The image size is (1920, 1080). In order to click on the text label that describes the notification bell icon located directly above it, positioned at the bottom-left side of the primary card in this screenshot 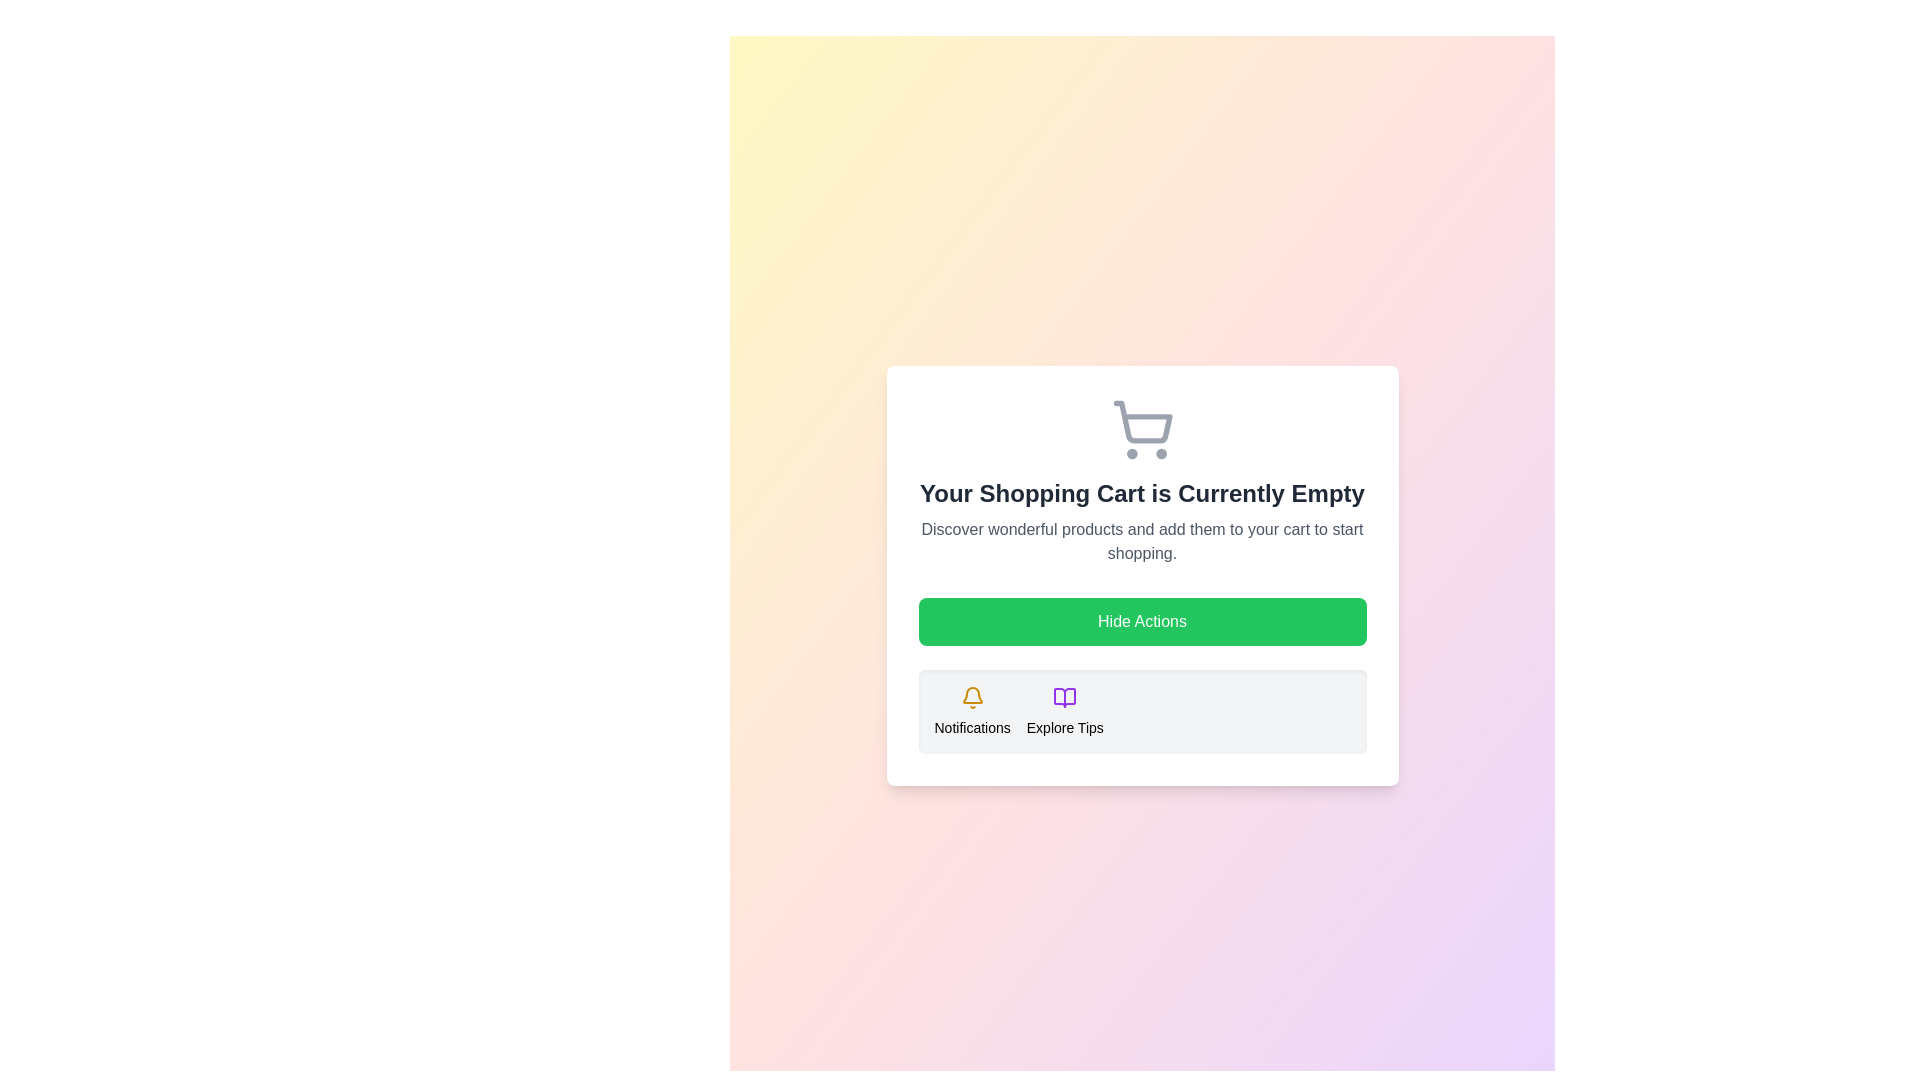, I will do `click(972, 728)`.